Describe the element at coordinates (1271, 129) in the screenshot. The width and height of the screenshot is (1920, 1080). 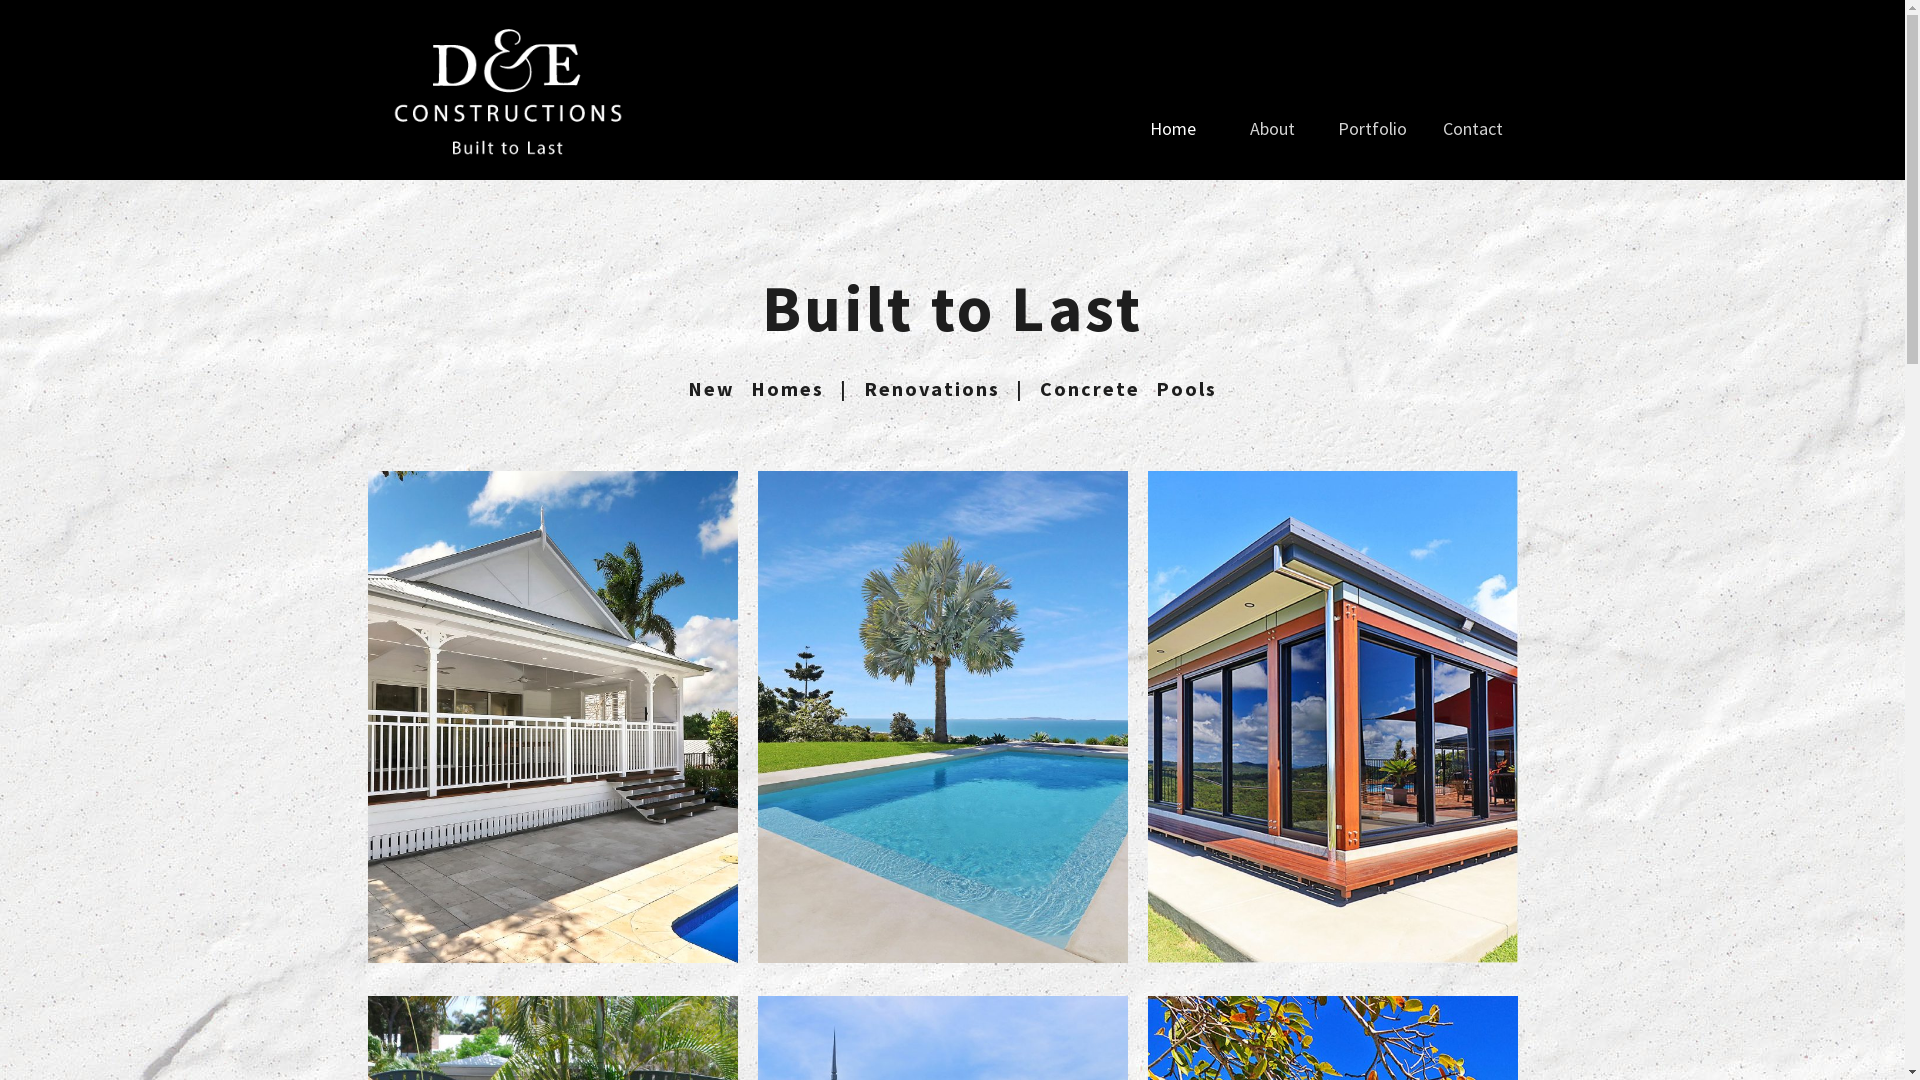
I see `'About'` at that location.